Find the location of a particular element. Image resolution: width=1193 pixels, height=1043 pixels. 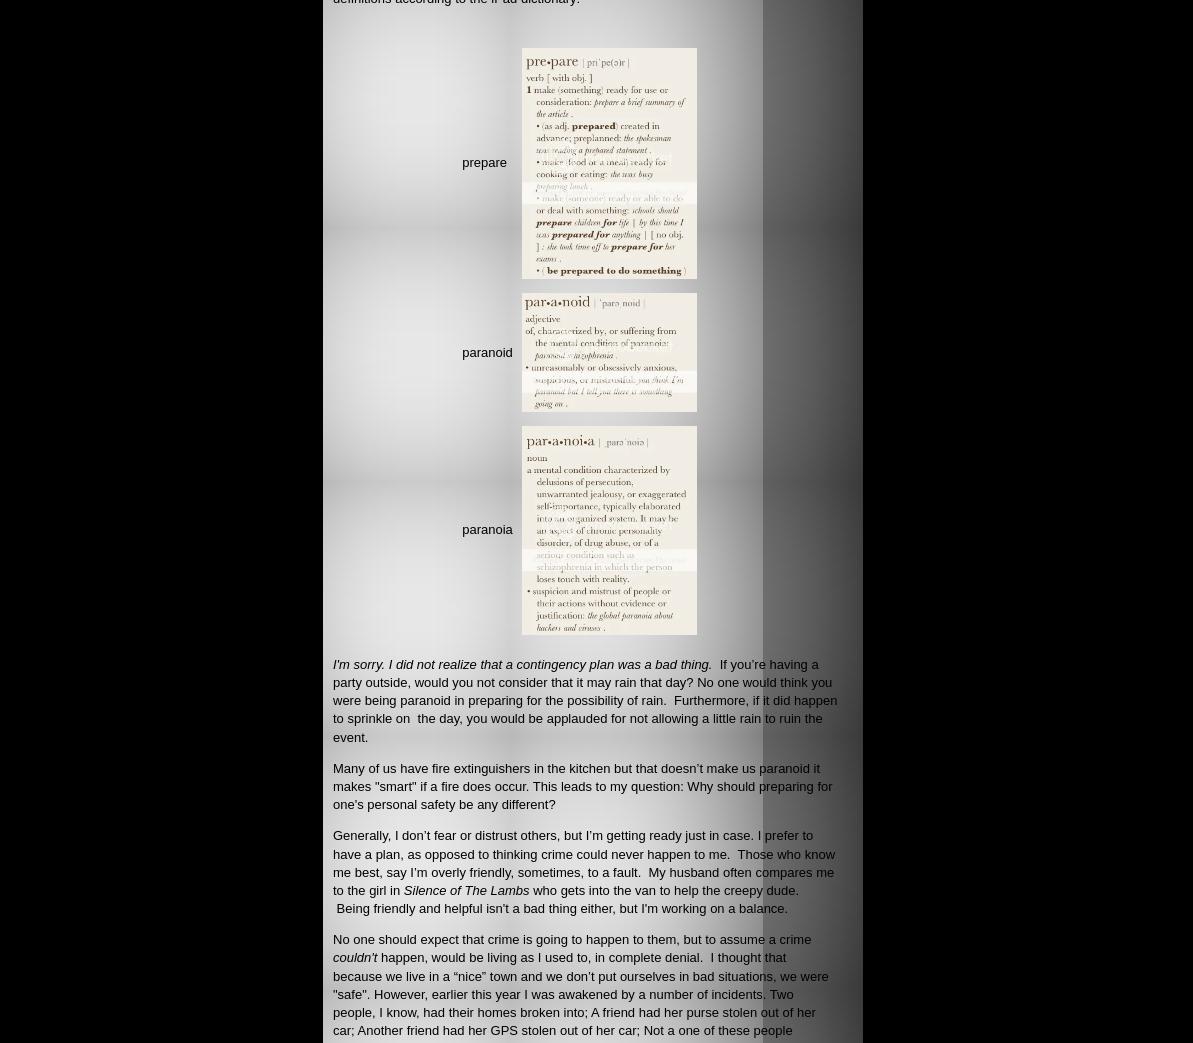

'If you’re having a party outside, would you not consider that it may rain that day? No one would think you were being paranoid in preparing for the possibility of rain.  Furthermore, if it did happen to sprinkle on  the day, you would be applauded for not allowing a little rain to ruin the event.' is located at coordinates (332, 699).